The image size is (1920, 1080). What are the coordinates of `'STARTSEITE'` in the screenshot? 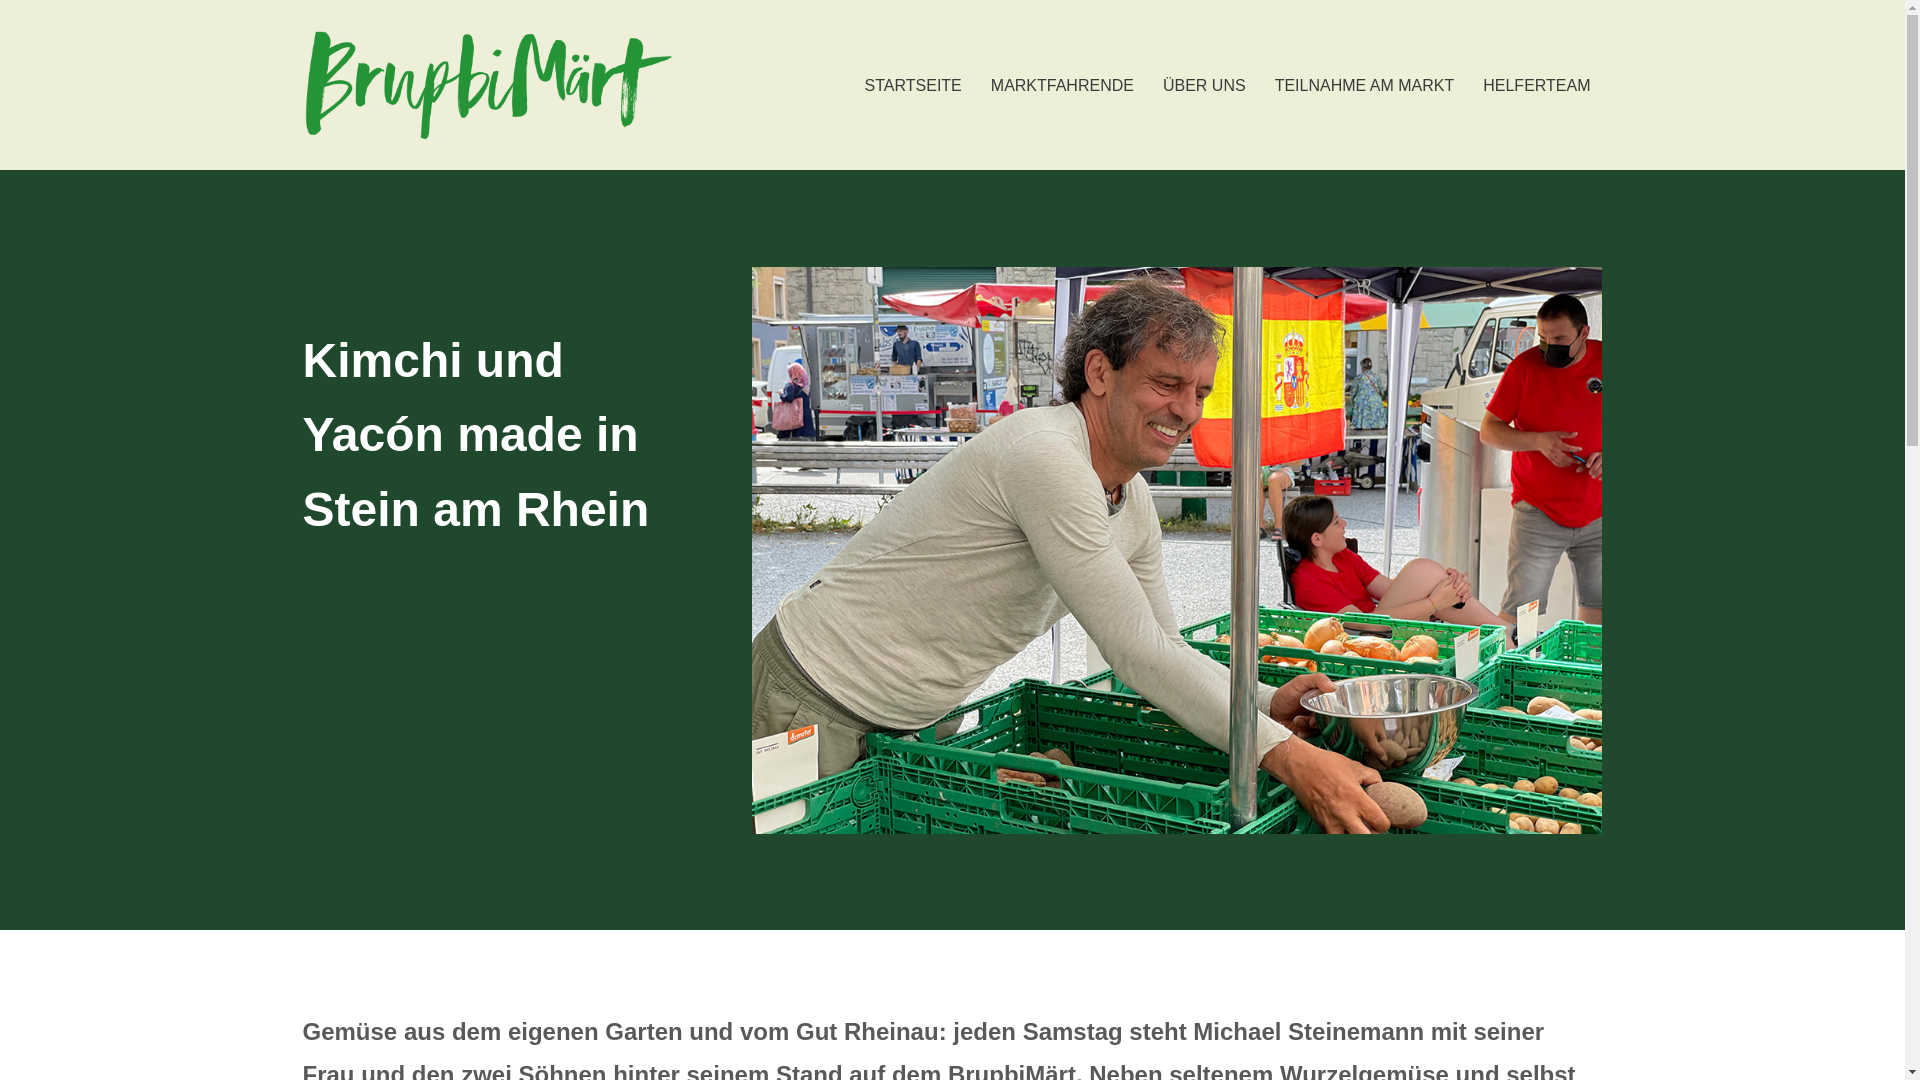 It's located at (912, 84).